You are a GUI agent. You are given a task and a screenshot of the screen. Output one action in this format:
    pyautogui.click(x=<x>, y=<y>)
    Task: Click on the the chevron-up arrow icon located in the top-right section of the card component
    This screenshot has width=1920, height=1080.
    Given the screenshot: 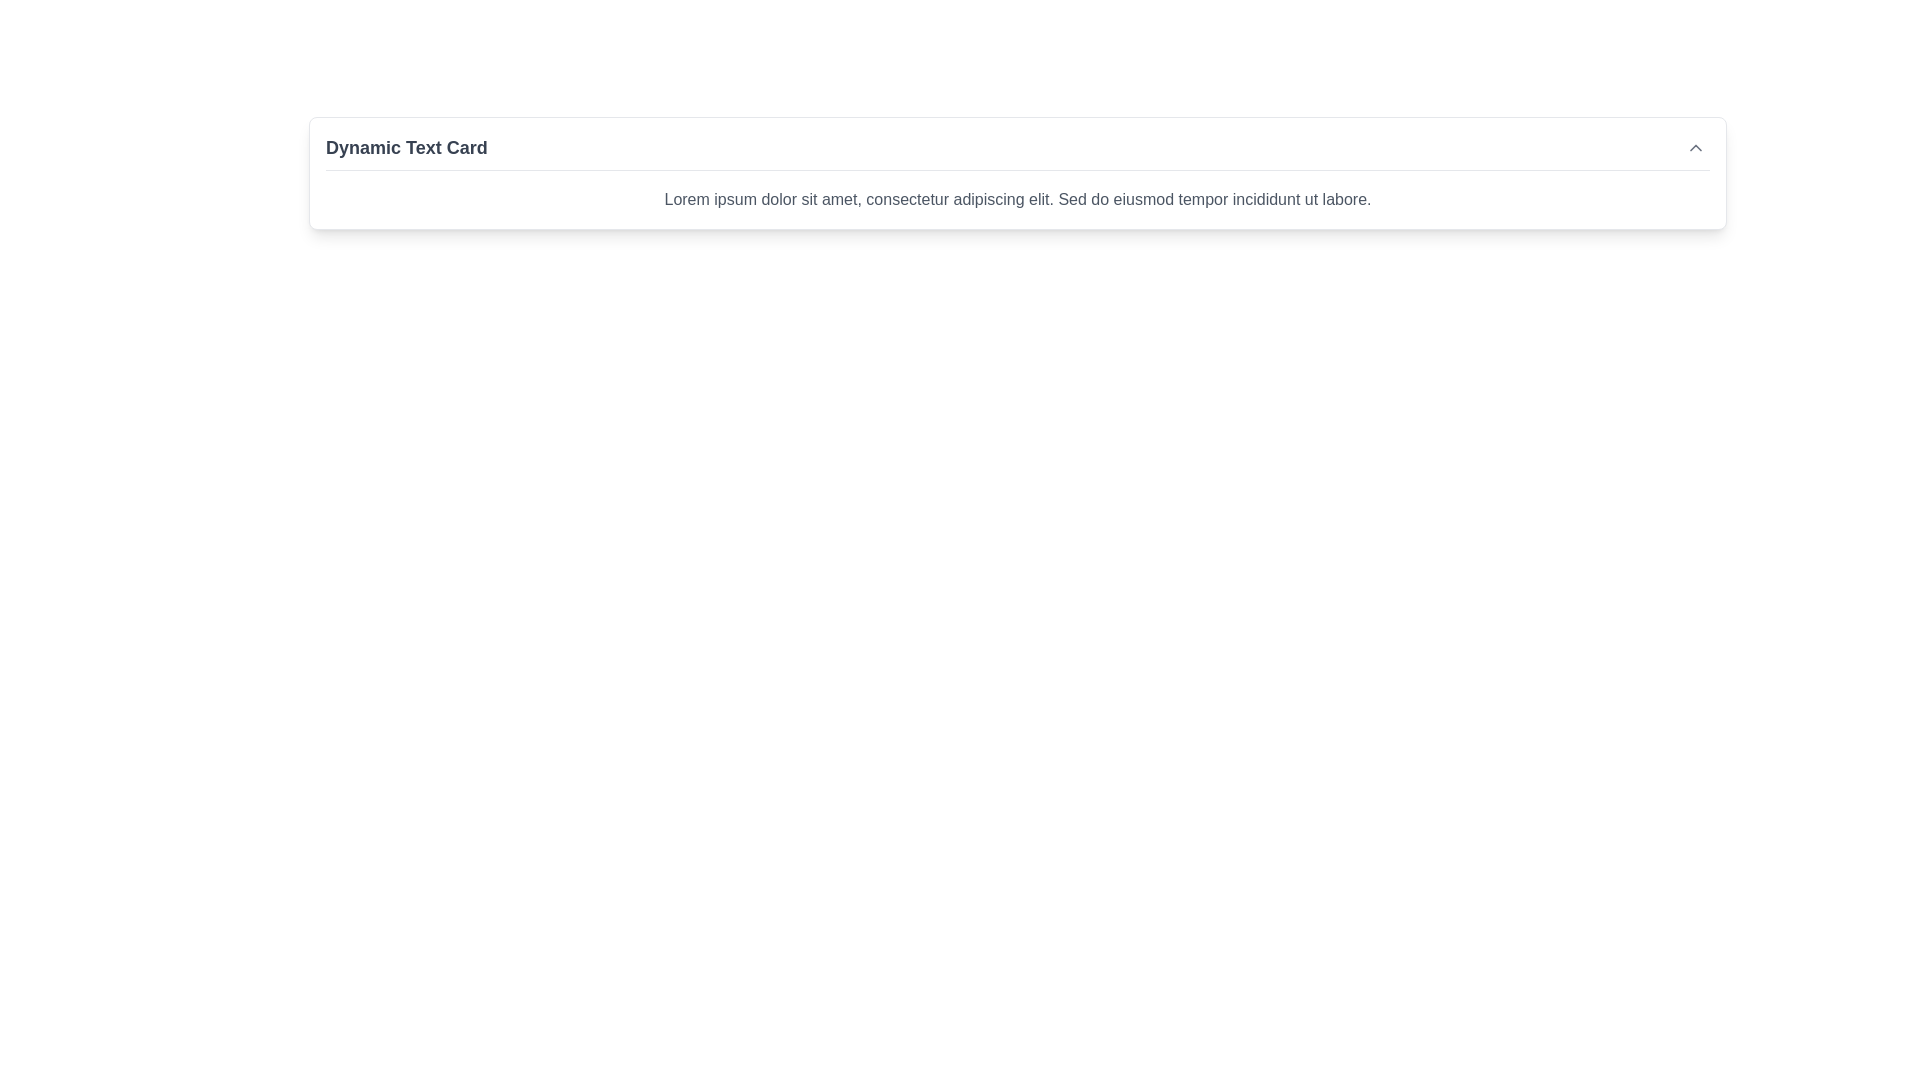 What is the action you would take?
    pyautogui.click(x=1694, y=146)
    